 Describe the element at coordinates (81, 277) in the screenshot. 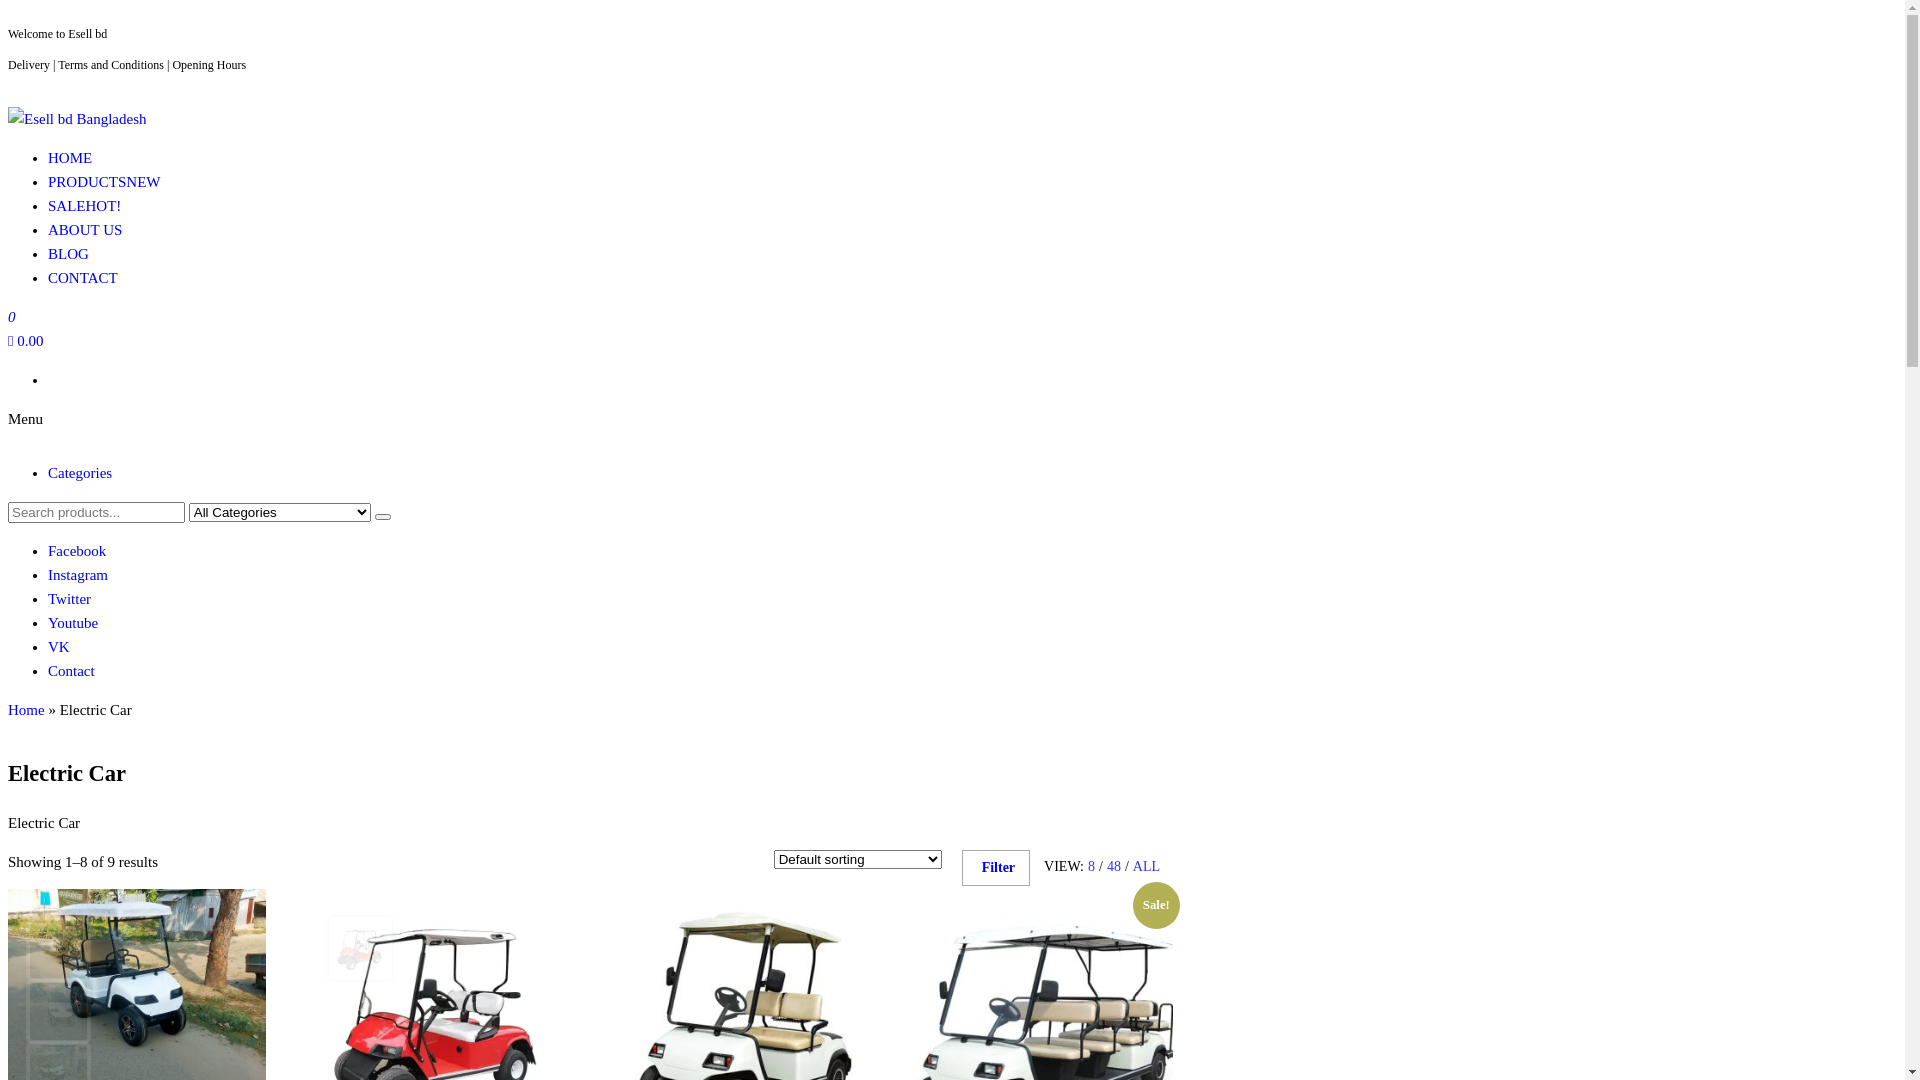

I see `'CONTACT'` at that location.